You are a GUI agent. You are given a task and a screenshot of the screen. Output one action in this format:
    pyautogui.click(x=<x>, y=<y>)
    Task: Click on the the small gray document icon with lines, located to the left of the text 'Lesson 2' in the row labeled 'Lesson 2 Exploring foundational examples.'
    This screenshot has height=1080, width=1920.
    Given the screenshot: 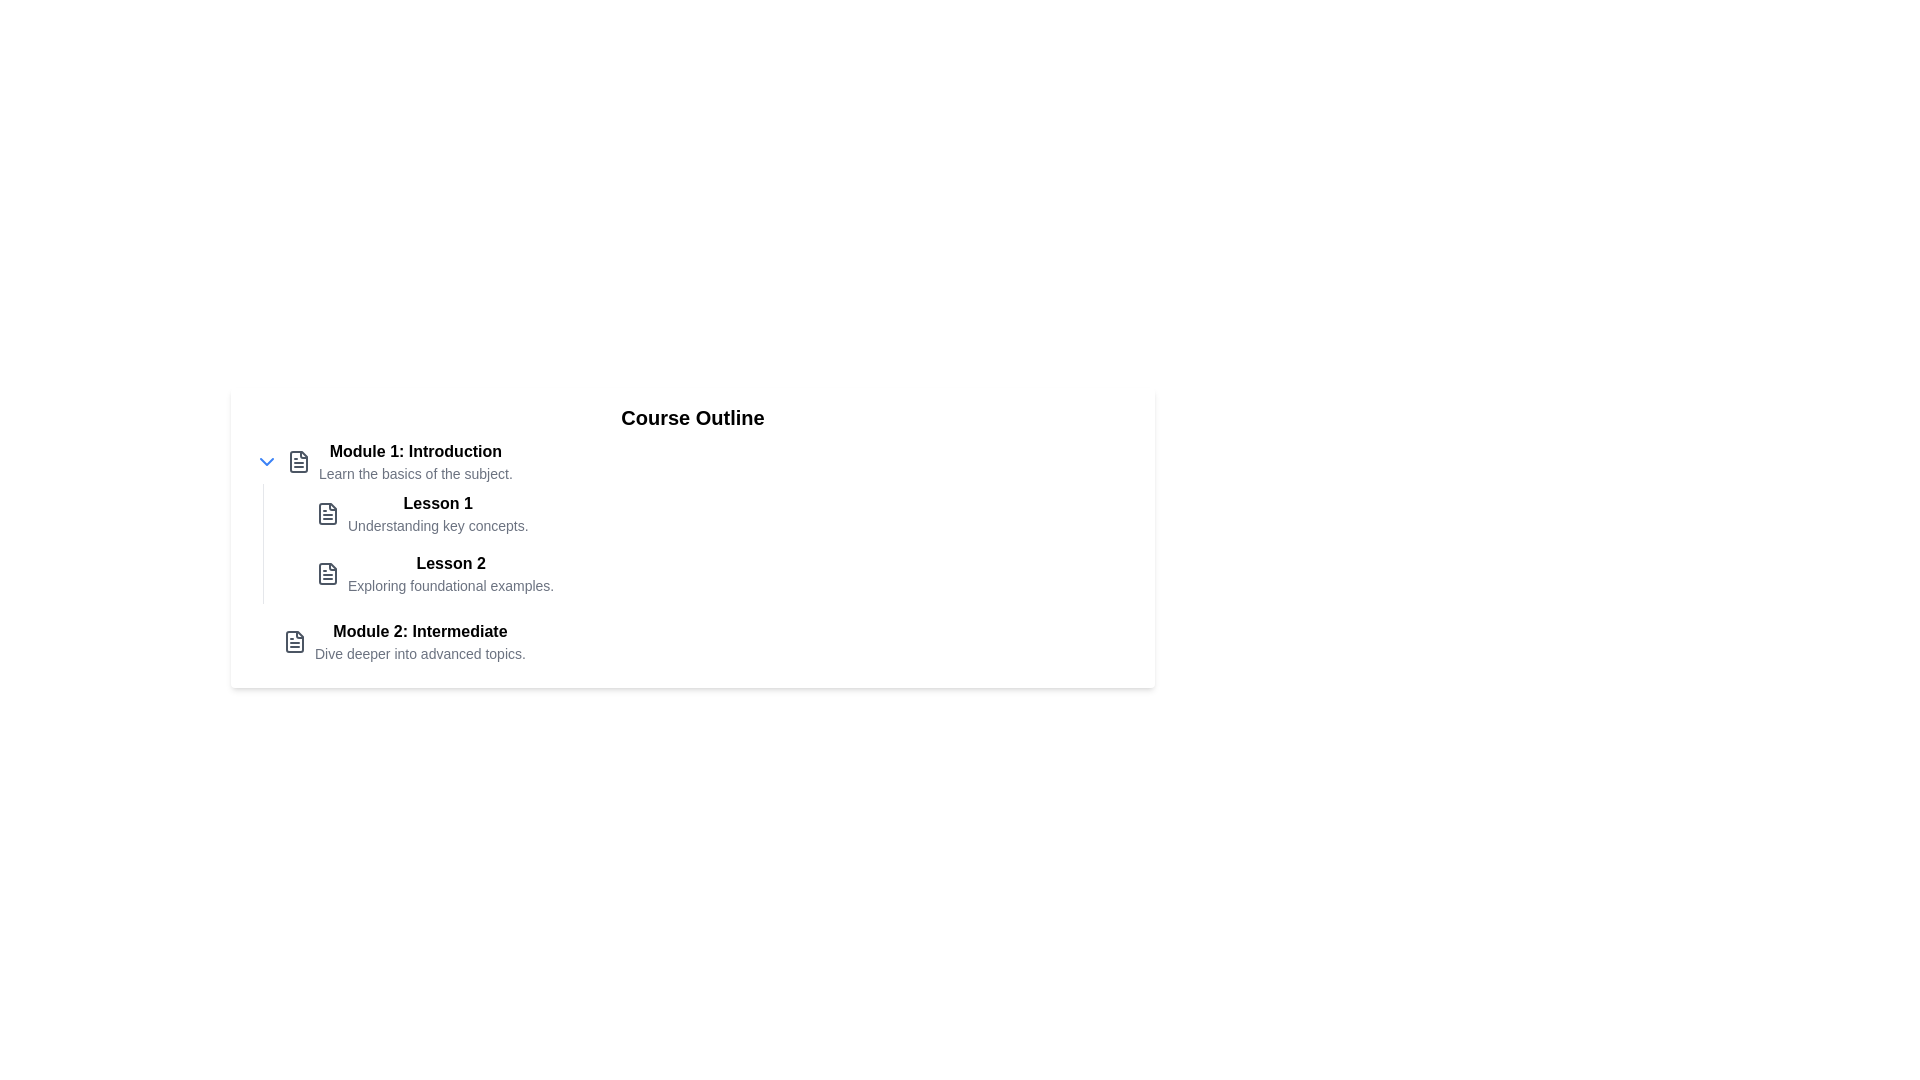 What is the action you would take?
    pyautogui.click(x=327, y=574)
    